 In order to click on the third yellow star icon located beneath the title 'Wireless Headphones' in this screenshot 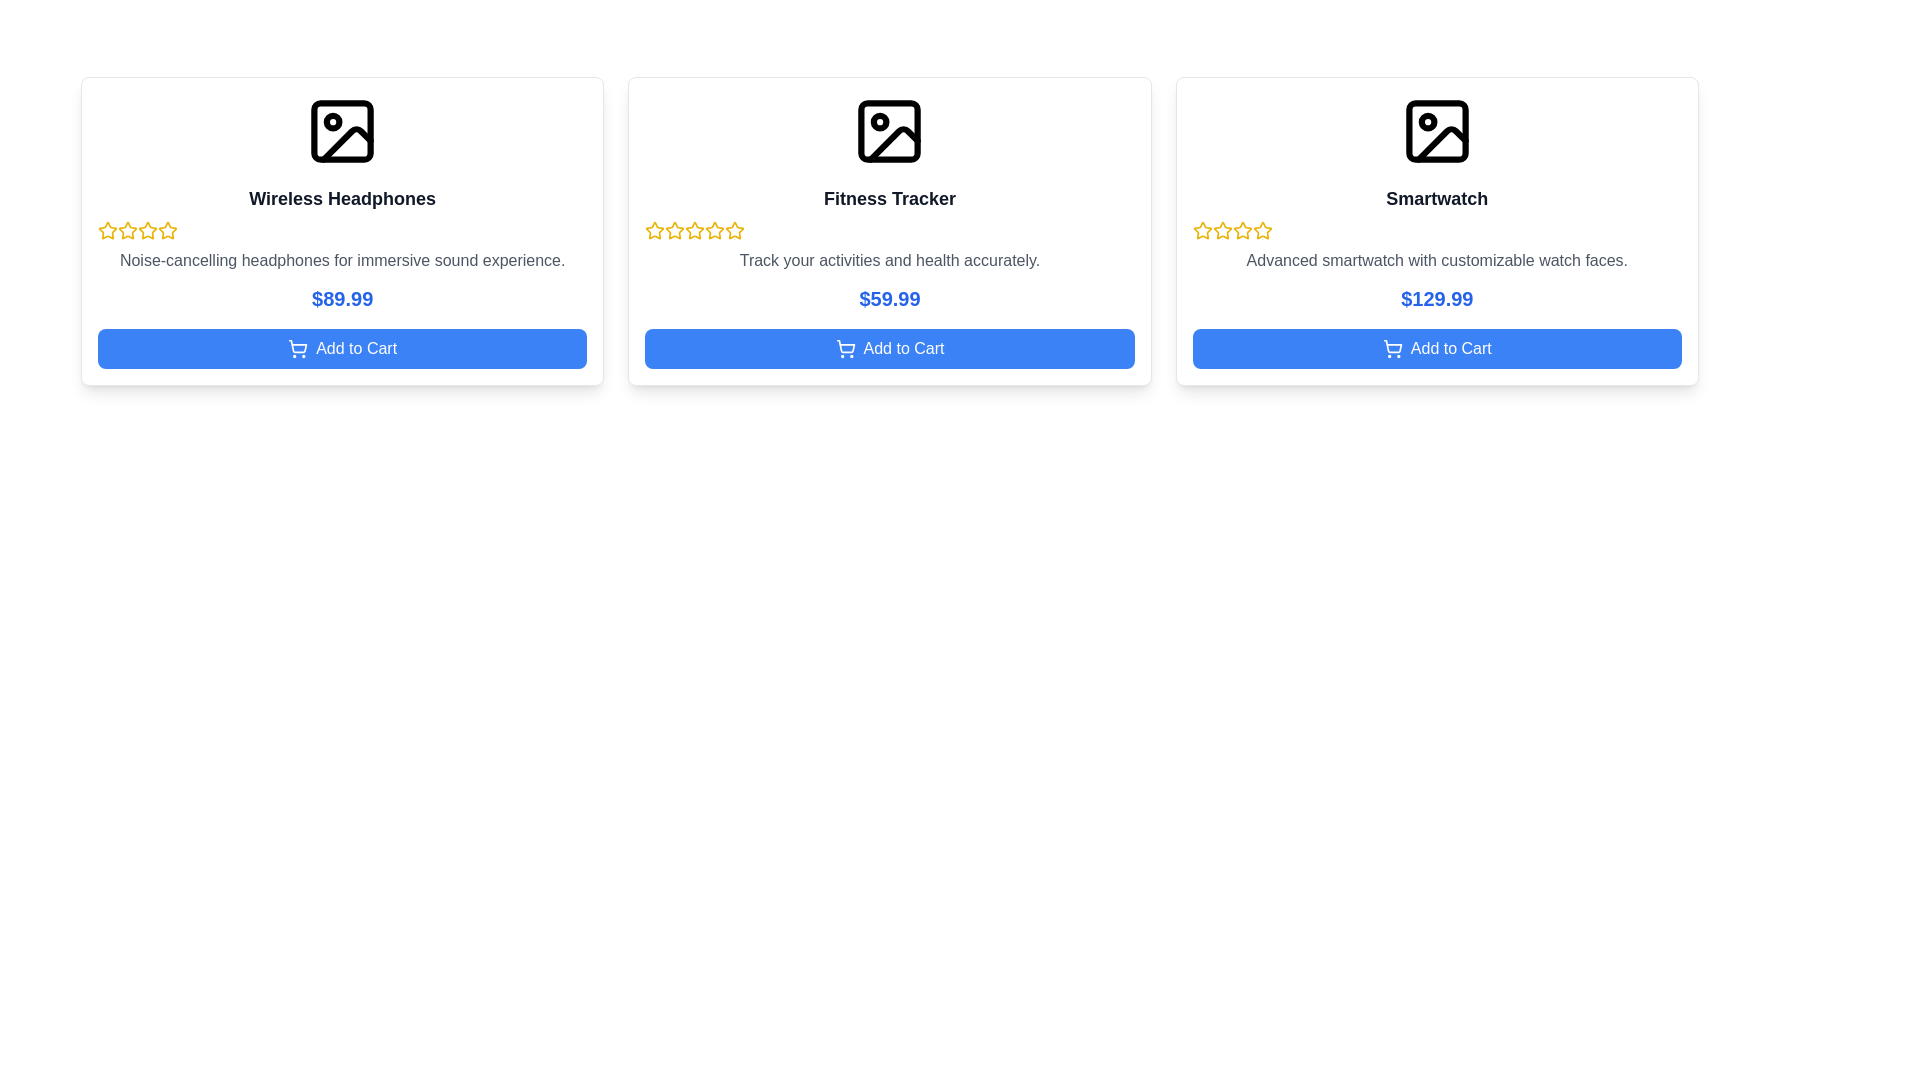, I will do `click(127, 230)`.